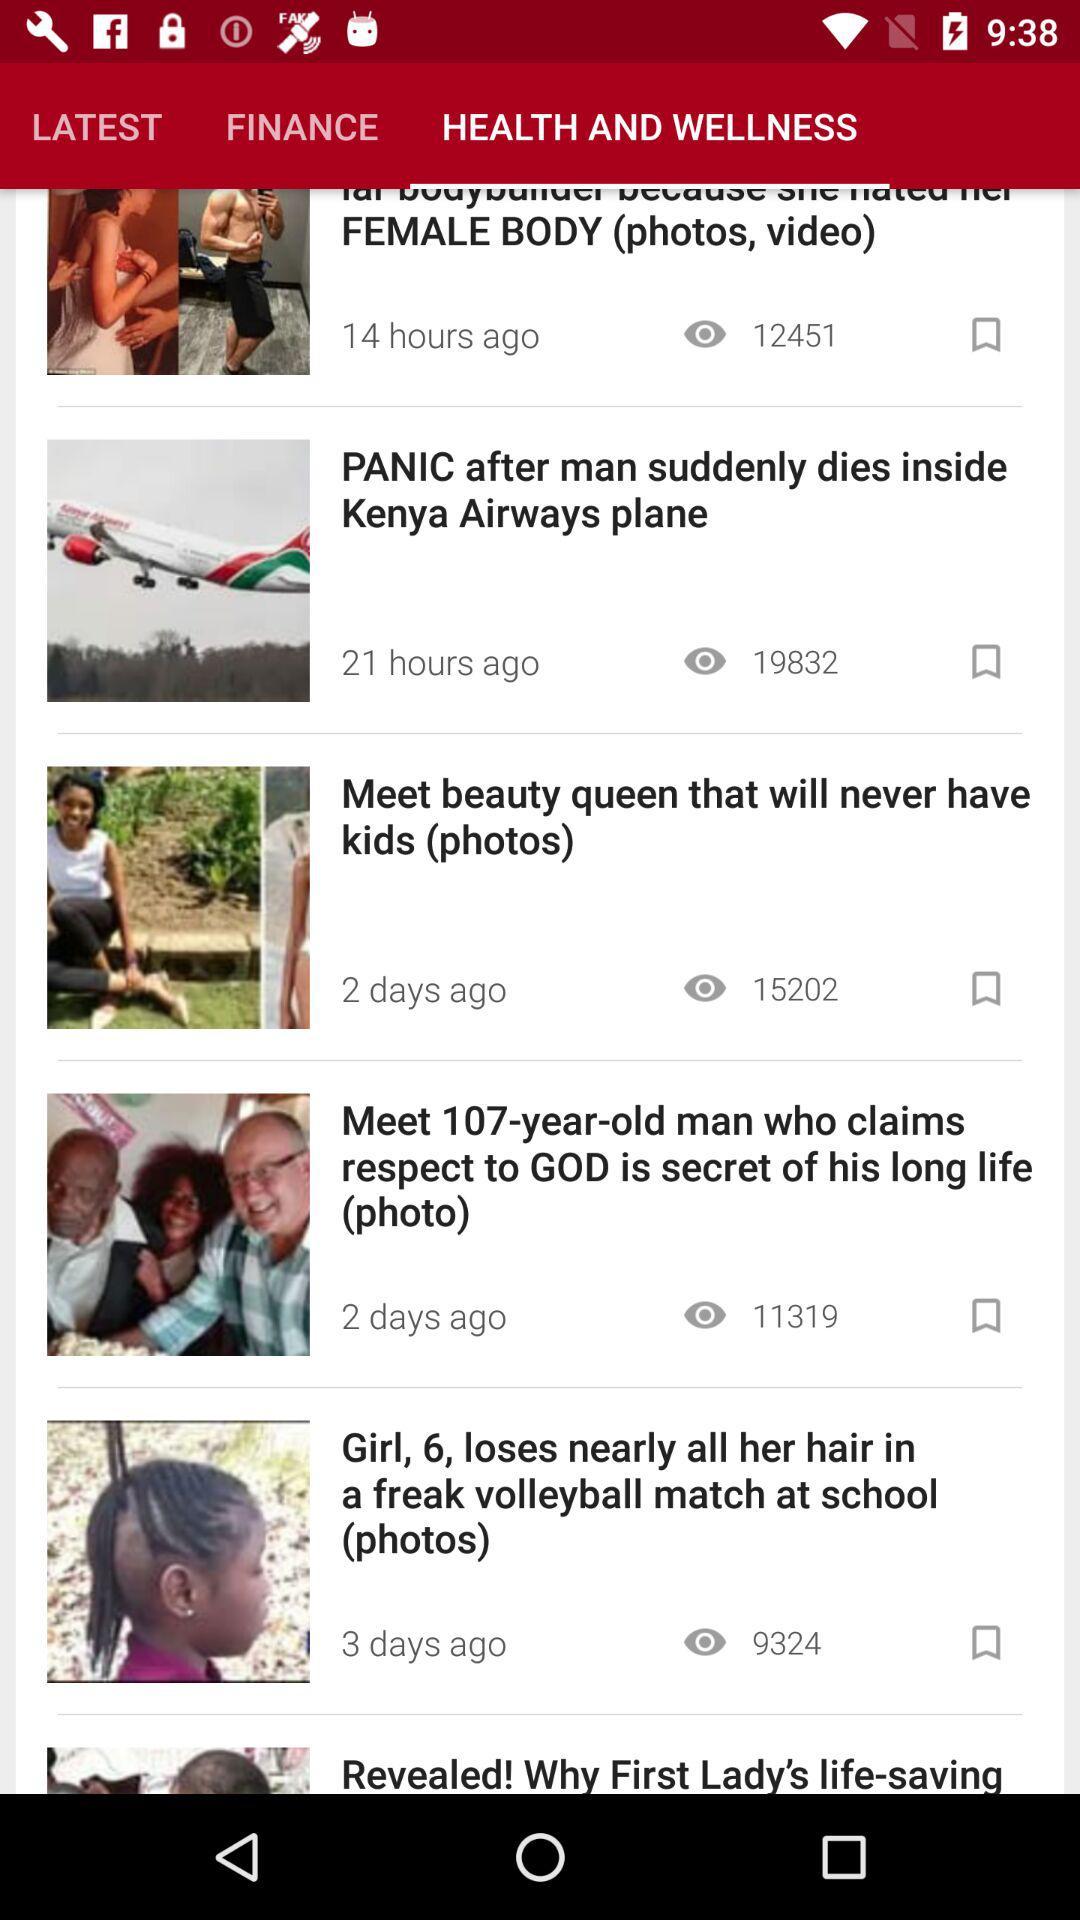 The width and height of the screenshot is (1080, 1920). What do you see at coordinates (985, 988) in the screenshot?
I see `the article` at bounding box center [985, 988].